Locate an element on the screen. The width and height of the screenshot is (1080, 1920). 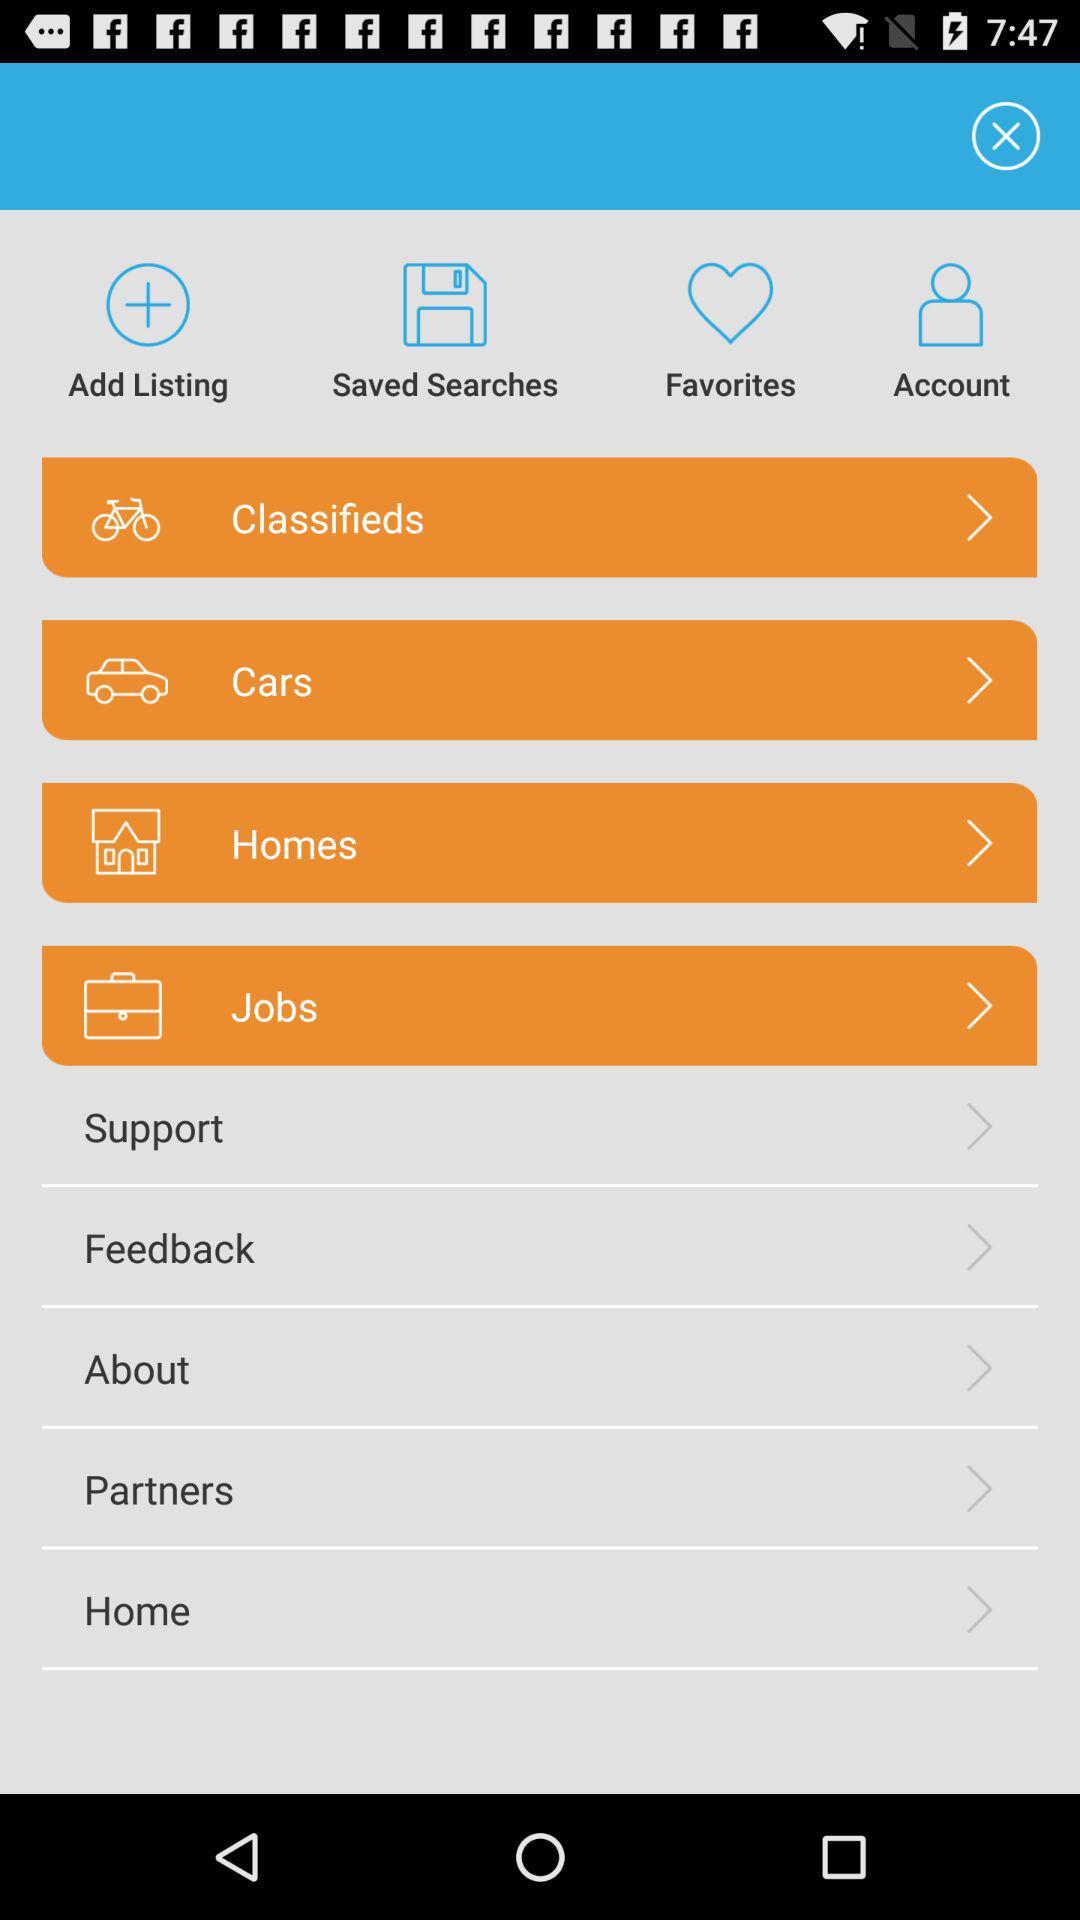
the close icon is located at coordinates (1006, 144).